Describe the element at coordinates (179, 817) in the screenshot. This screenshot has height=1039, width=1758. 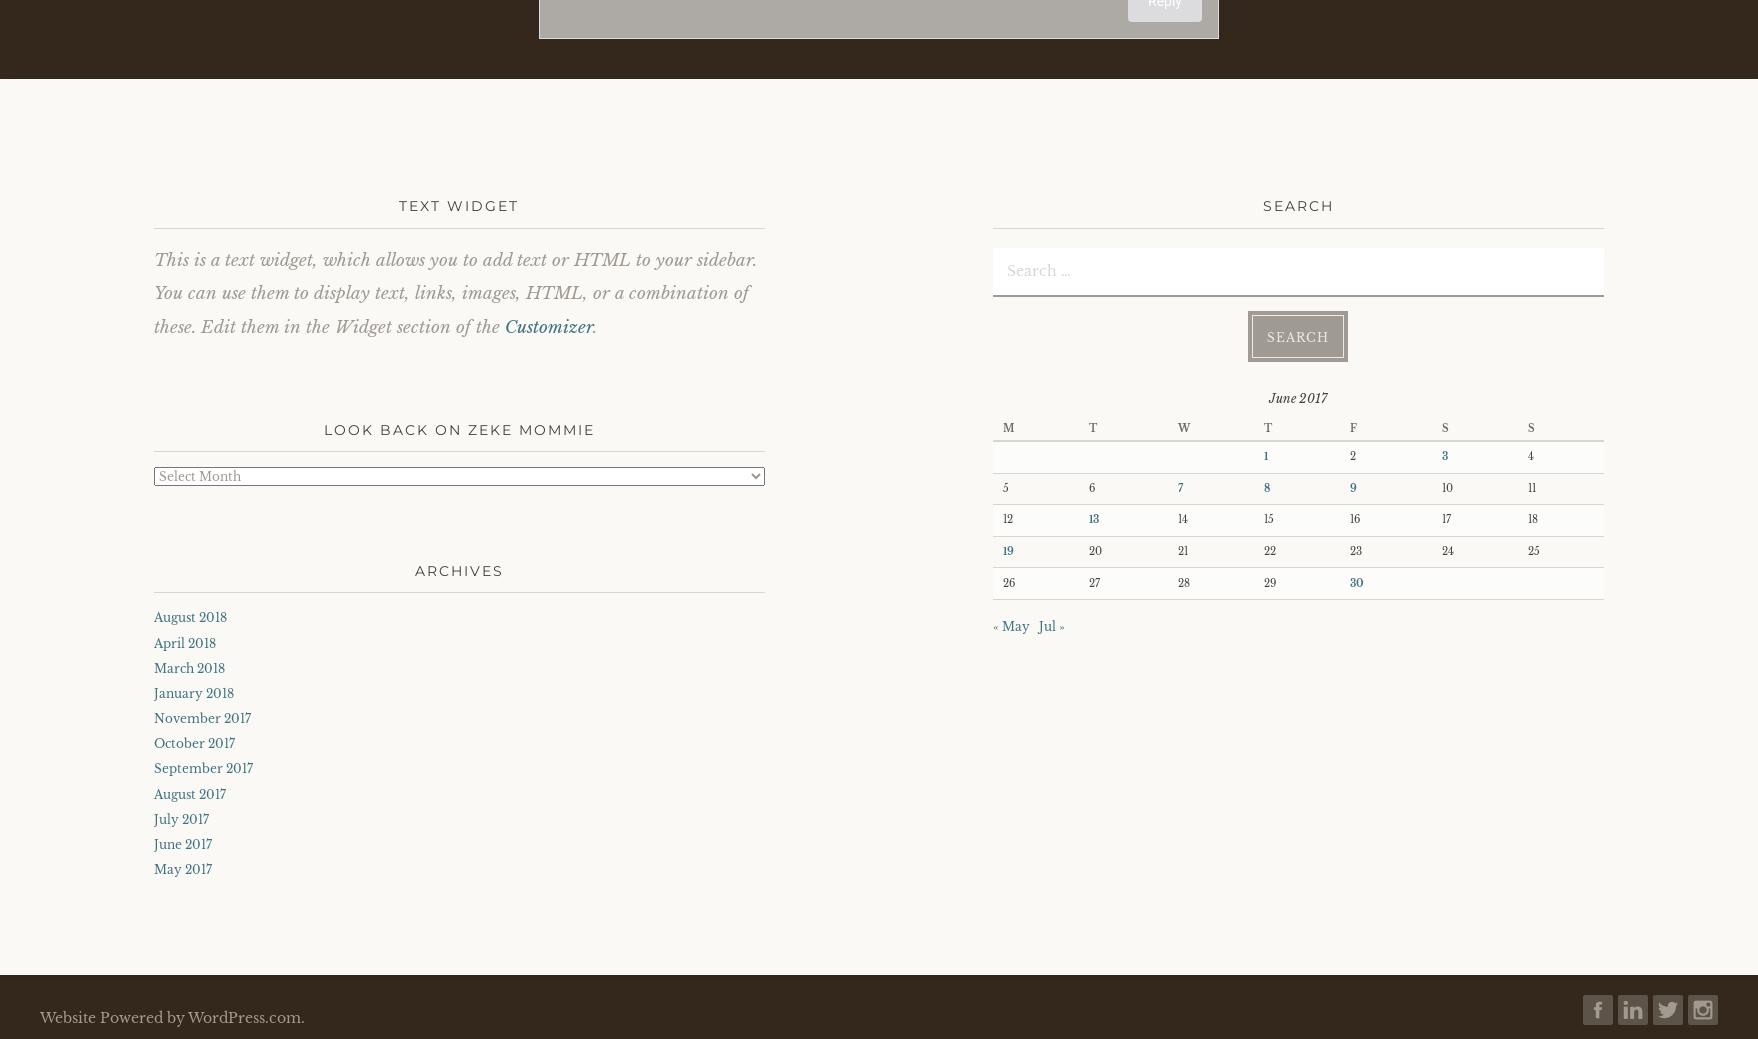
I see `'July 2017'` at that location.